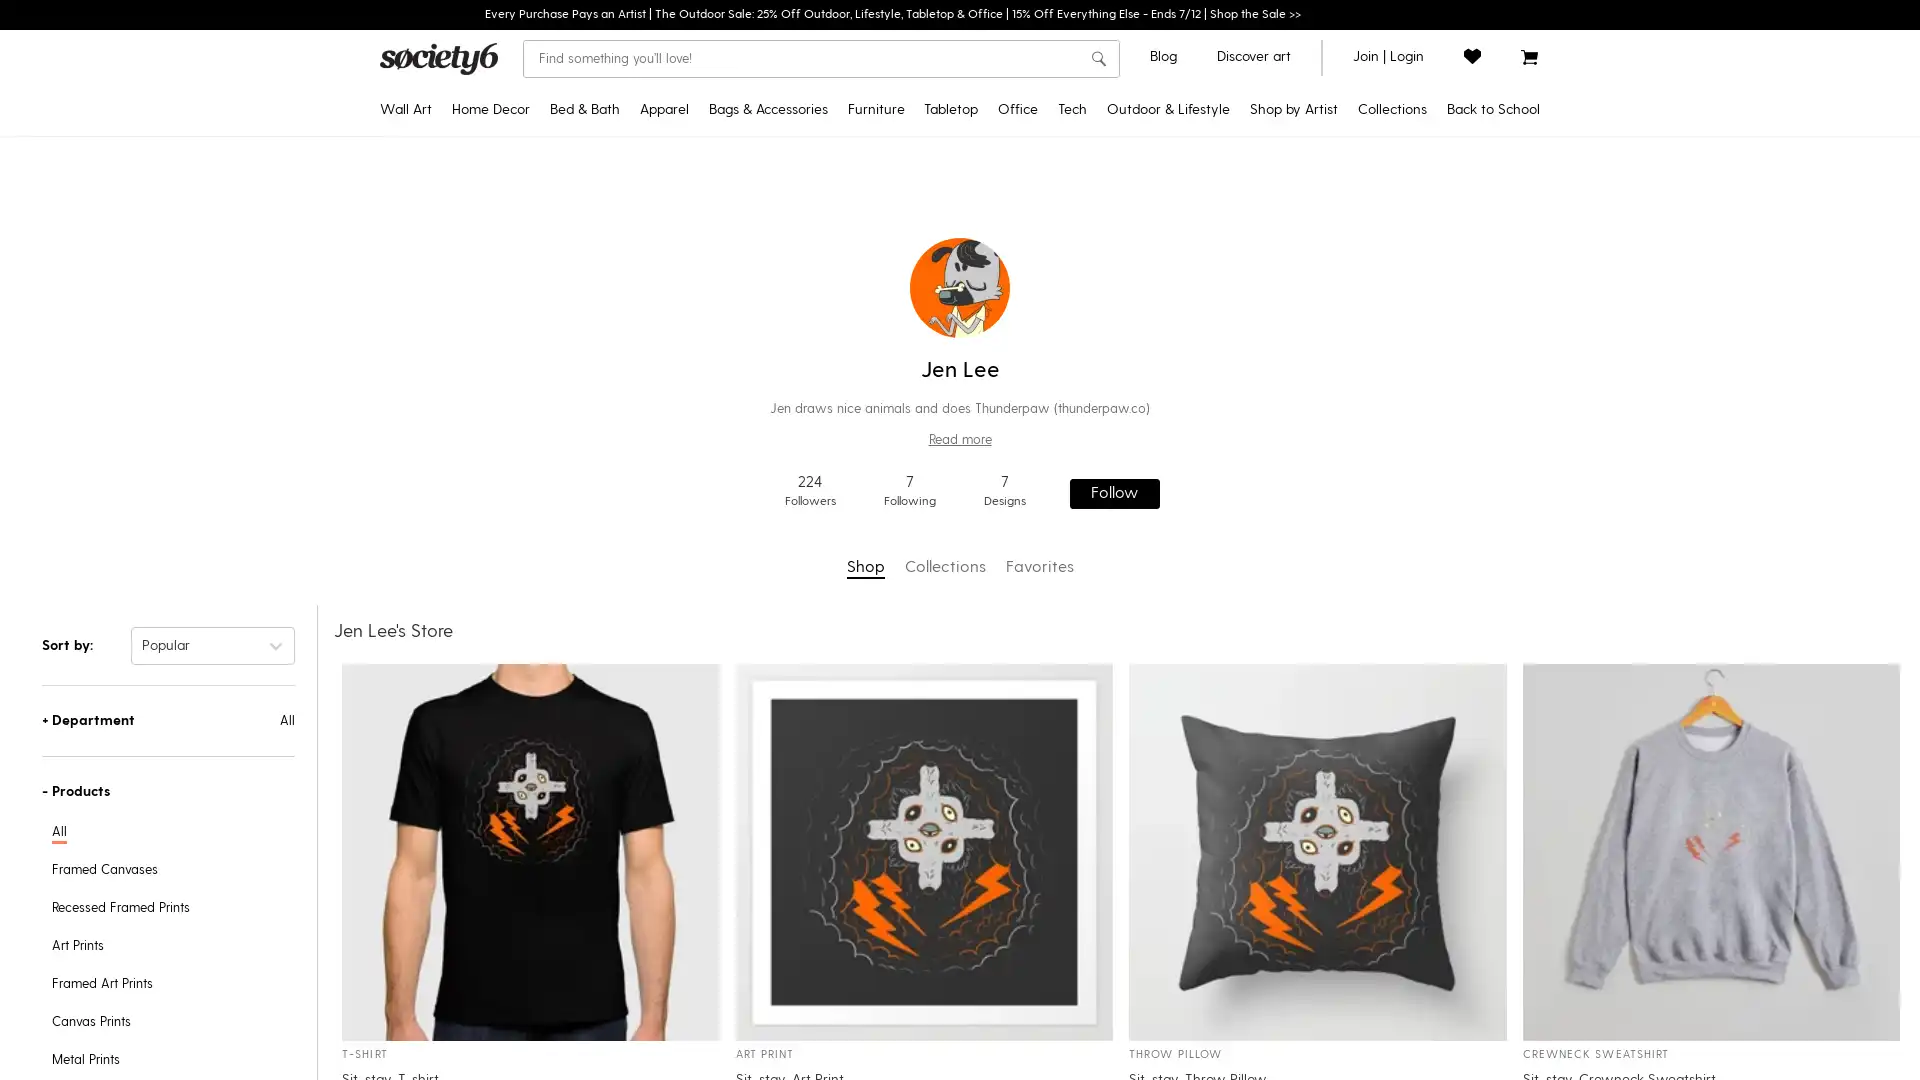 Image resolution: width=1920 pixels, height=1080 pixels. What do you see at coordinates (1239, 256) in the screenshot?
I see `Discover Black Artists` at bounding box center [1239, 256].